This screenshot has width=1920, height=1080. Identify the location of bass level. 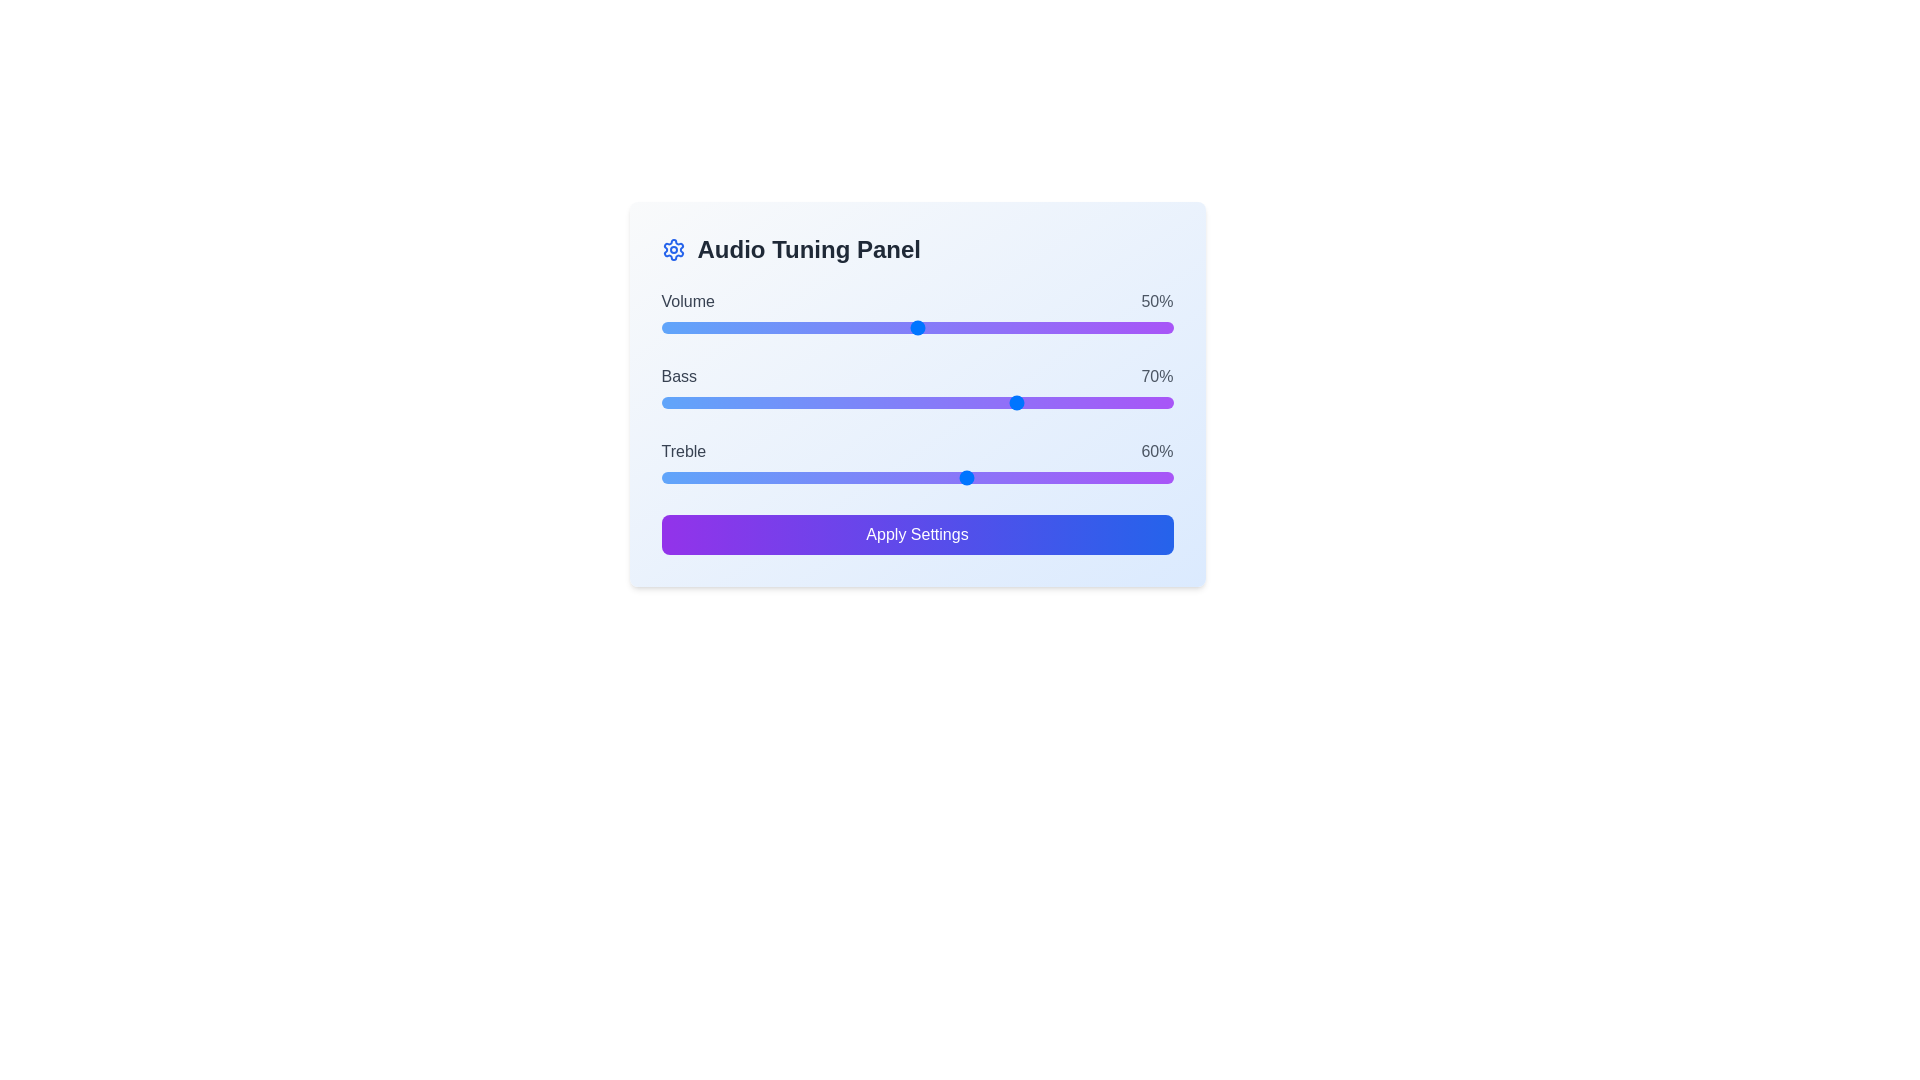
(712, 402).